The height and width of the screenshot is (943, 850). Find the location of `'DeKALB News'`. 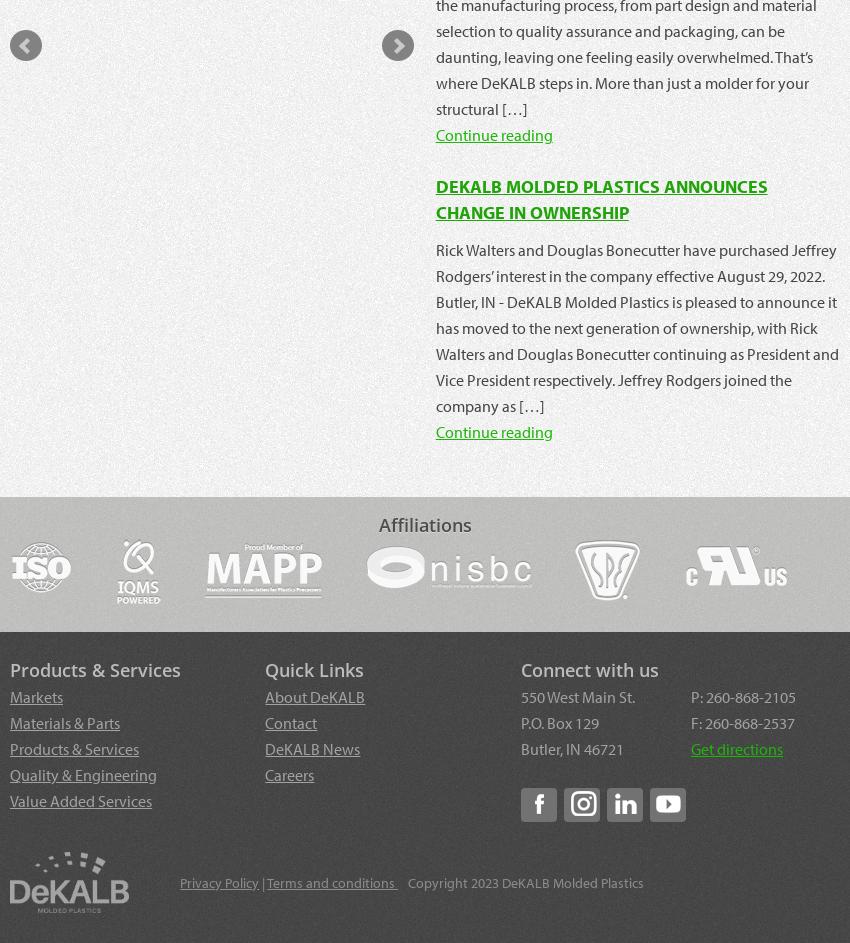

'DeKALB News' is located at coordinates (312, 747).